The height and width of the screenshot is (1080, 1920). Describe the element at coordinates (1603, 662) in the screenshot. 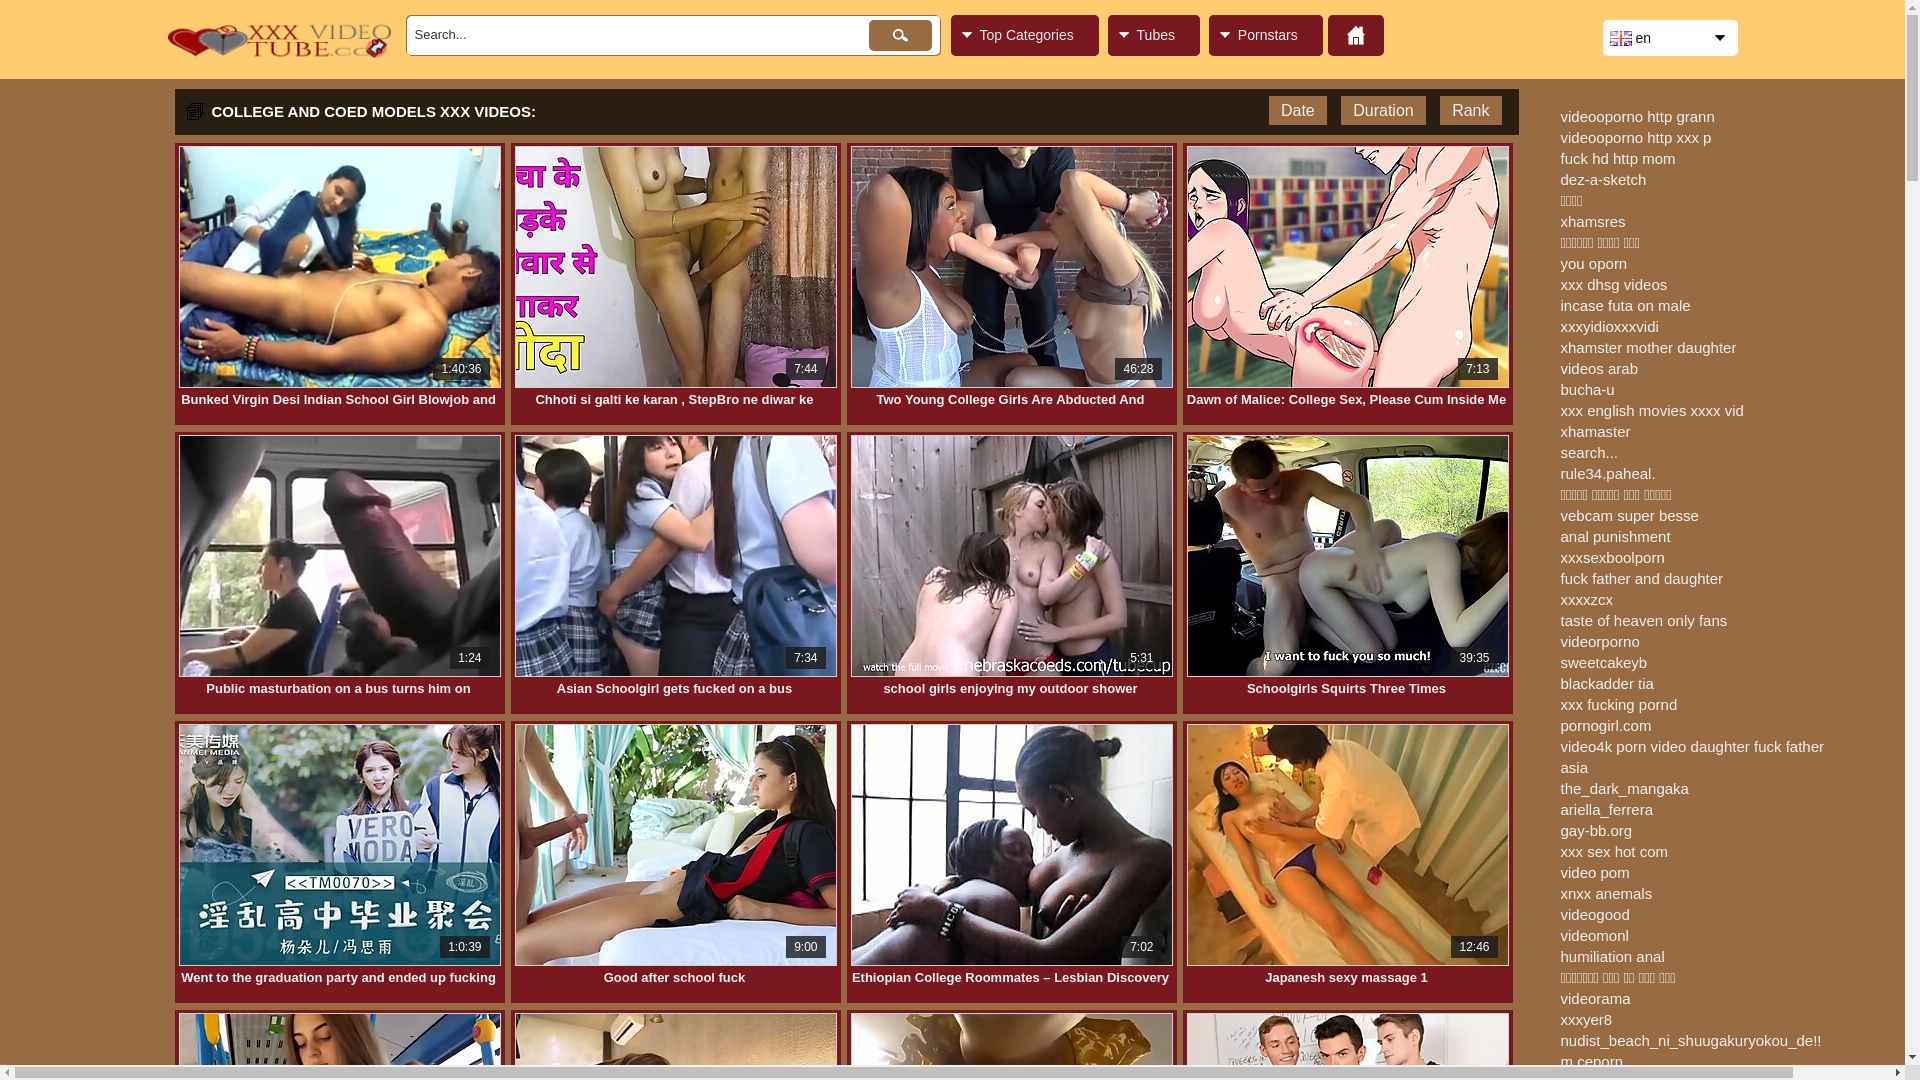

I see `'sweetcakeyb'` at that location.